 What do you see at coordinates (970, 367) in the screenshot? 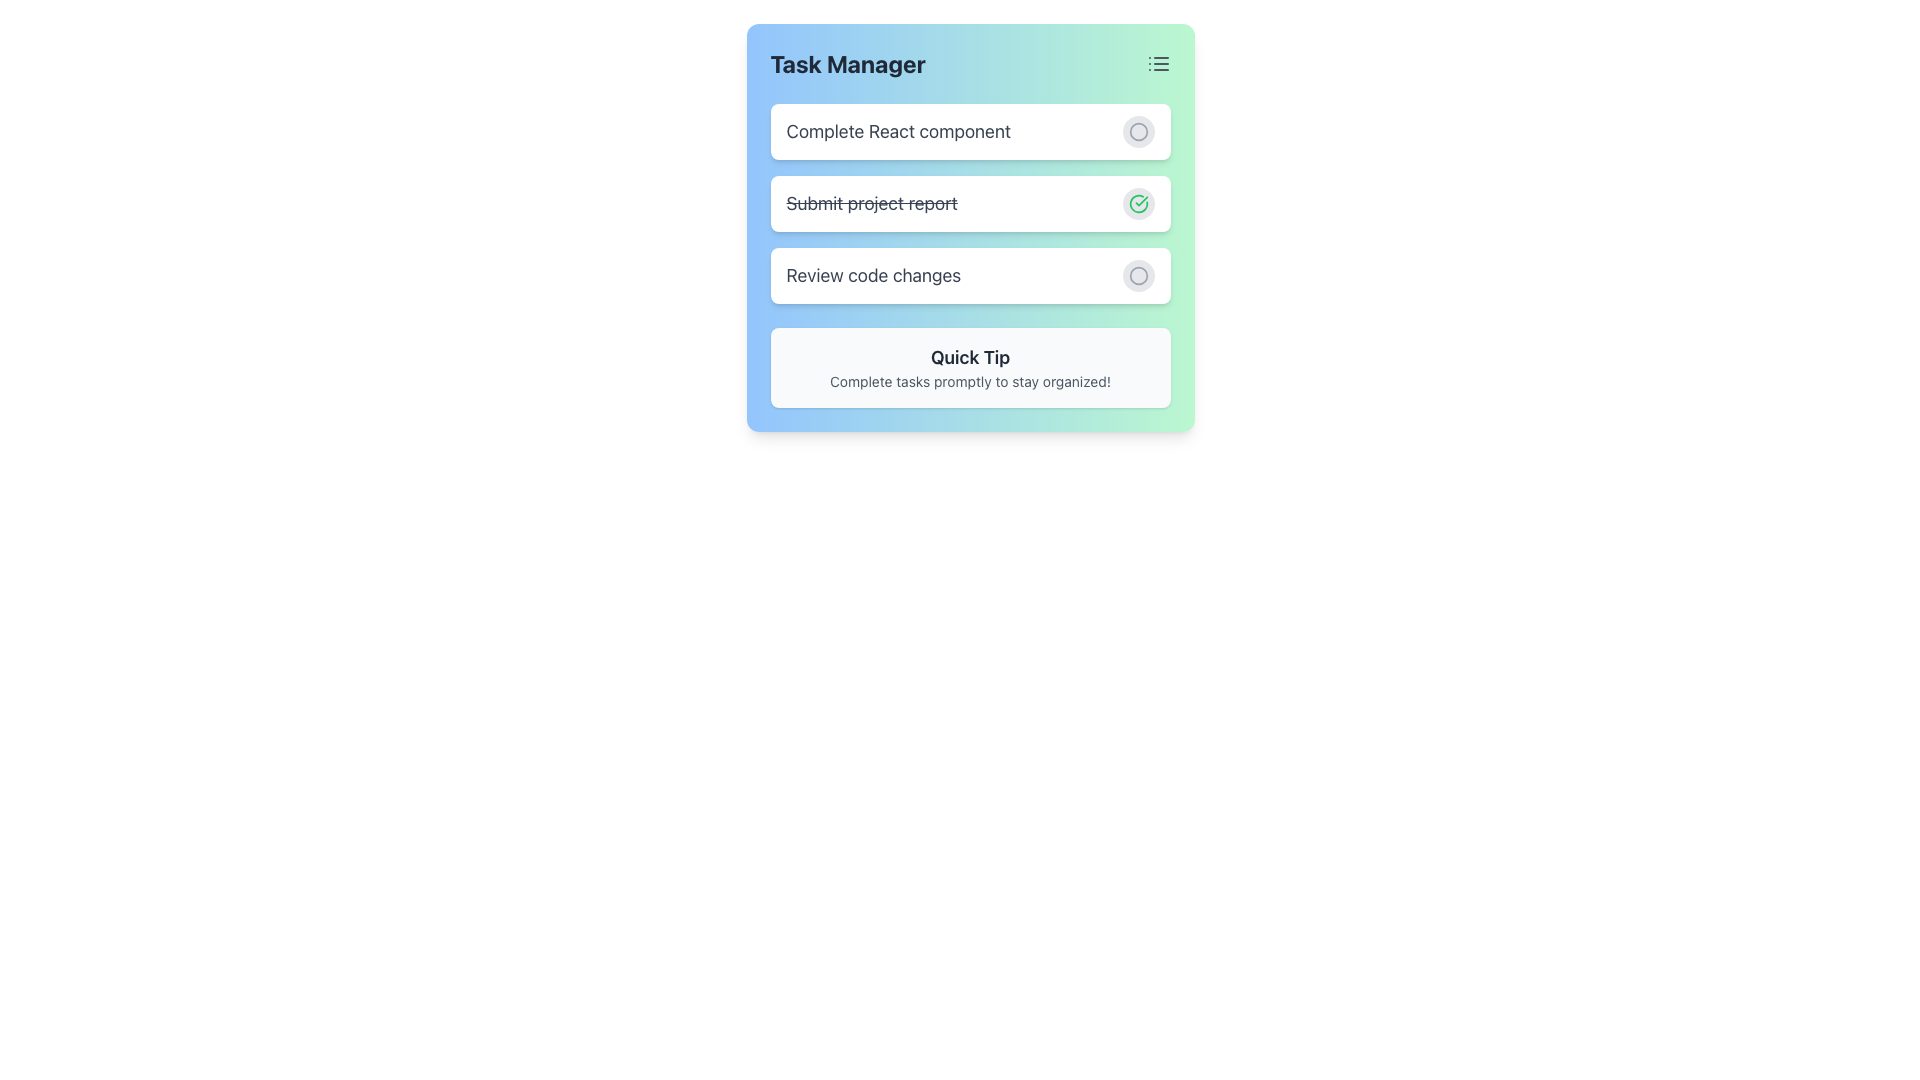
I see `the Informational Tooltip that displays 'Quick Tip' and advises to 'Complete tasks promptly to stay organized!'` at bounding box center [970, 367].